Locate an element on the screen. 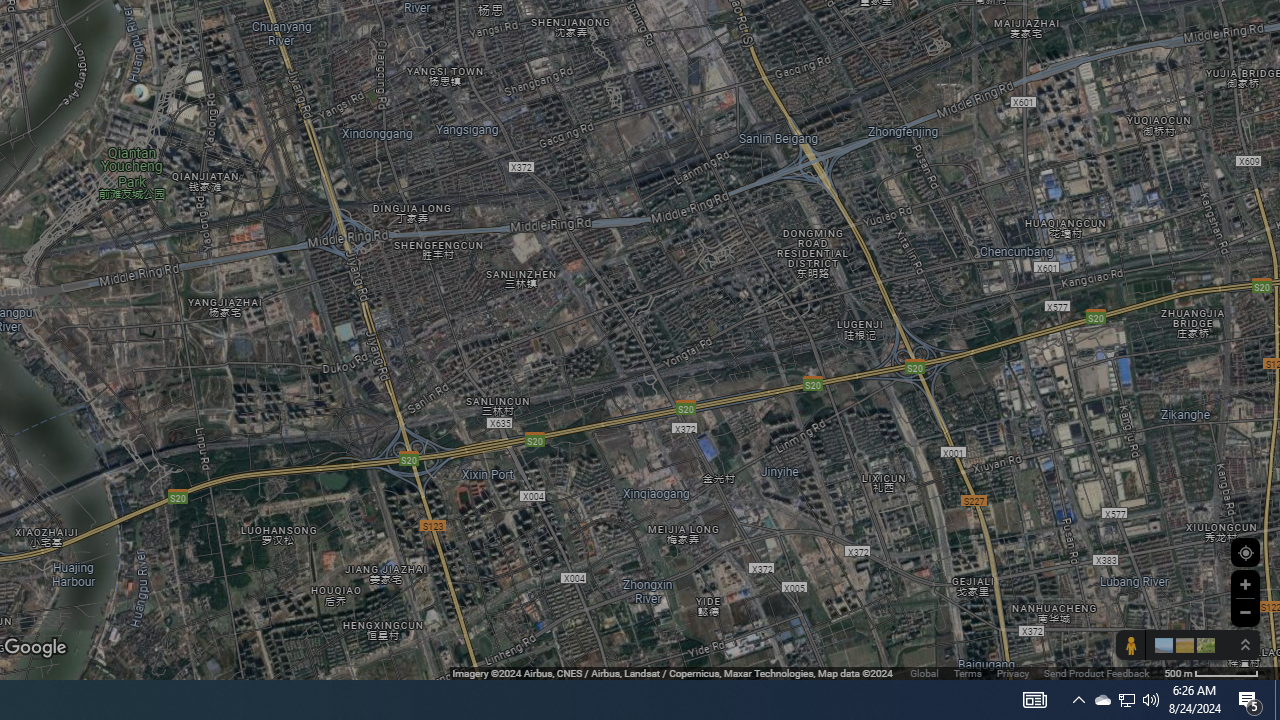  '500 m' is located at coordinates (1210, 673).